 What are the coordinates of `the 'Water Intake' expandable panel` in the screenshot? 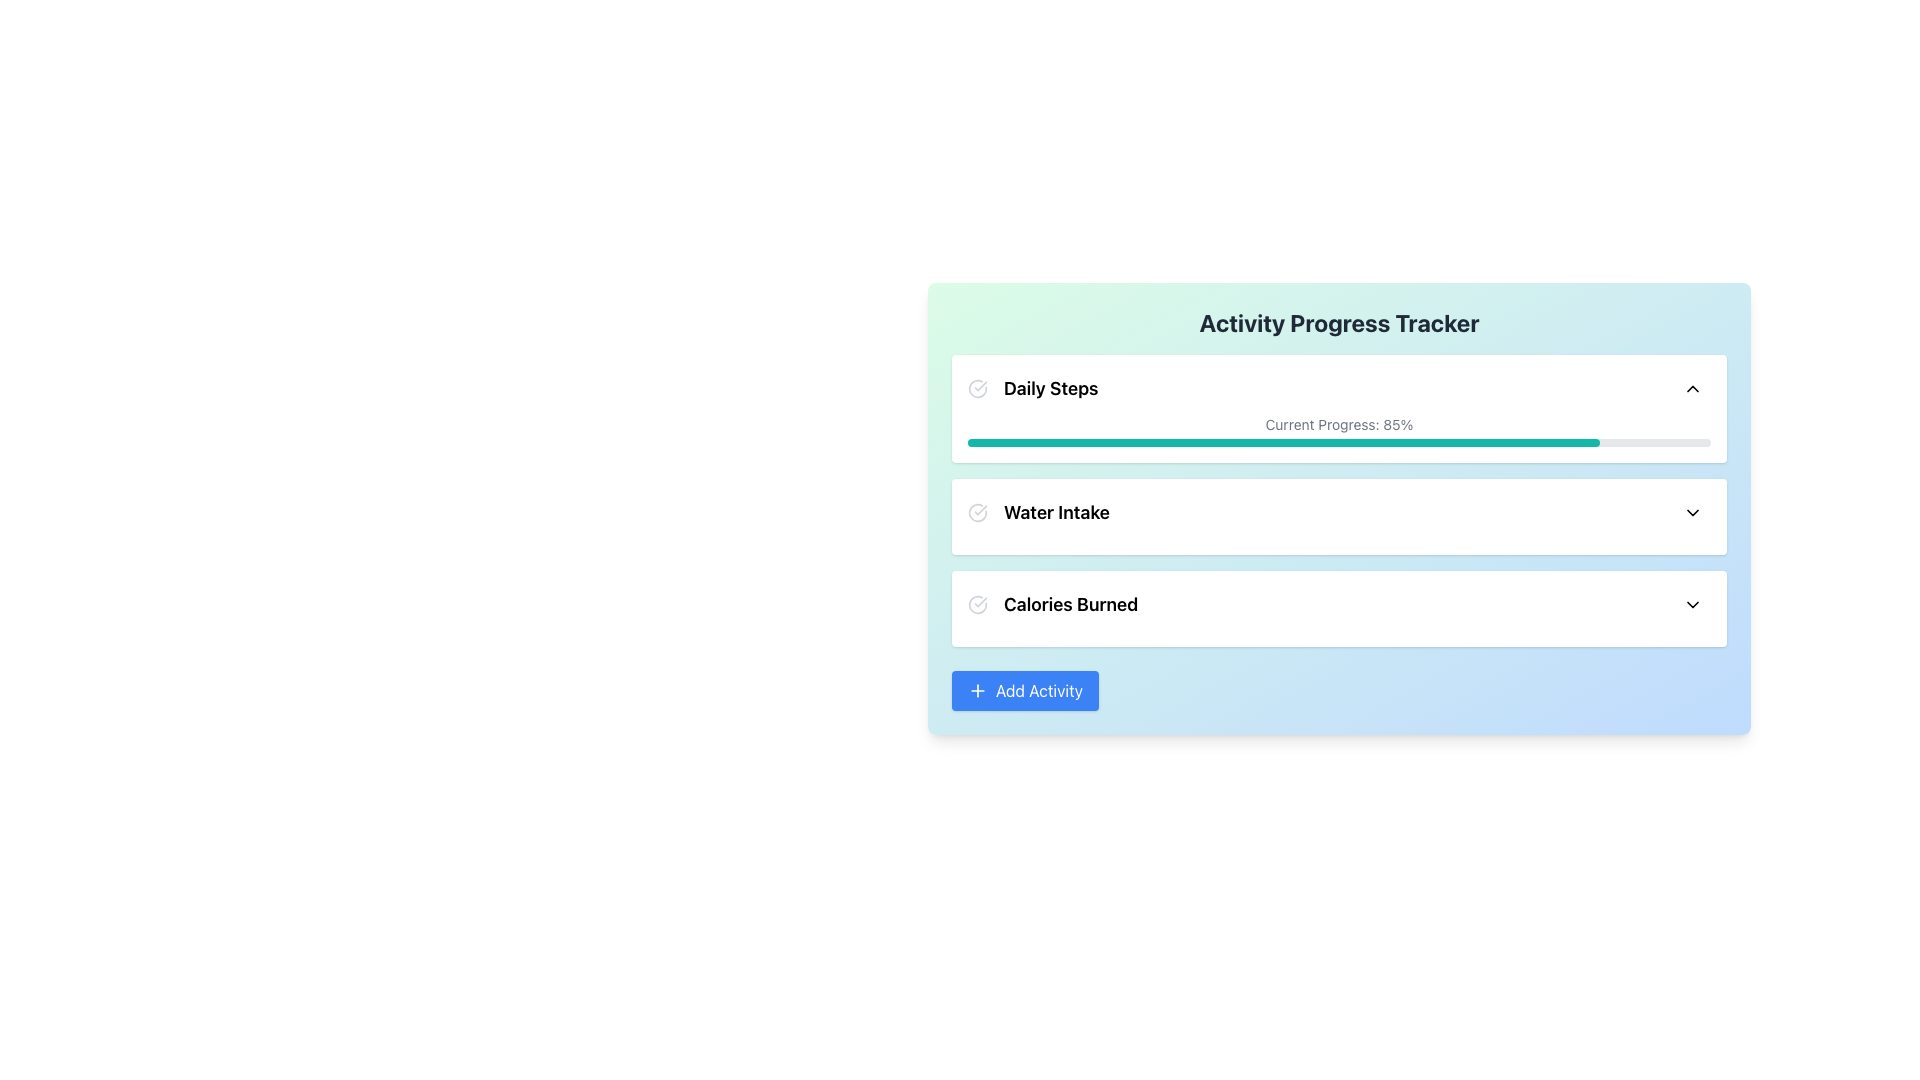 It's located at (1339, 515).